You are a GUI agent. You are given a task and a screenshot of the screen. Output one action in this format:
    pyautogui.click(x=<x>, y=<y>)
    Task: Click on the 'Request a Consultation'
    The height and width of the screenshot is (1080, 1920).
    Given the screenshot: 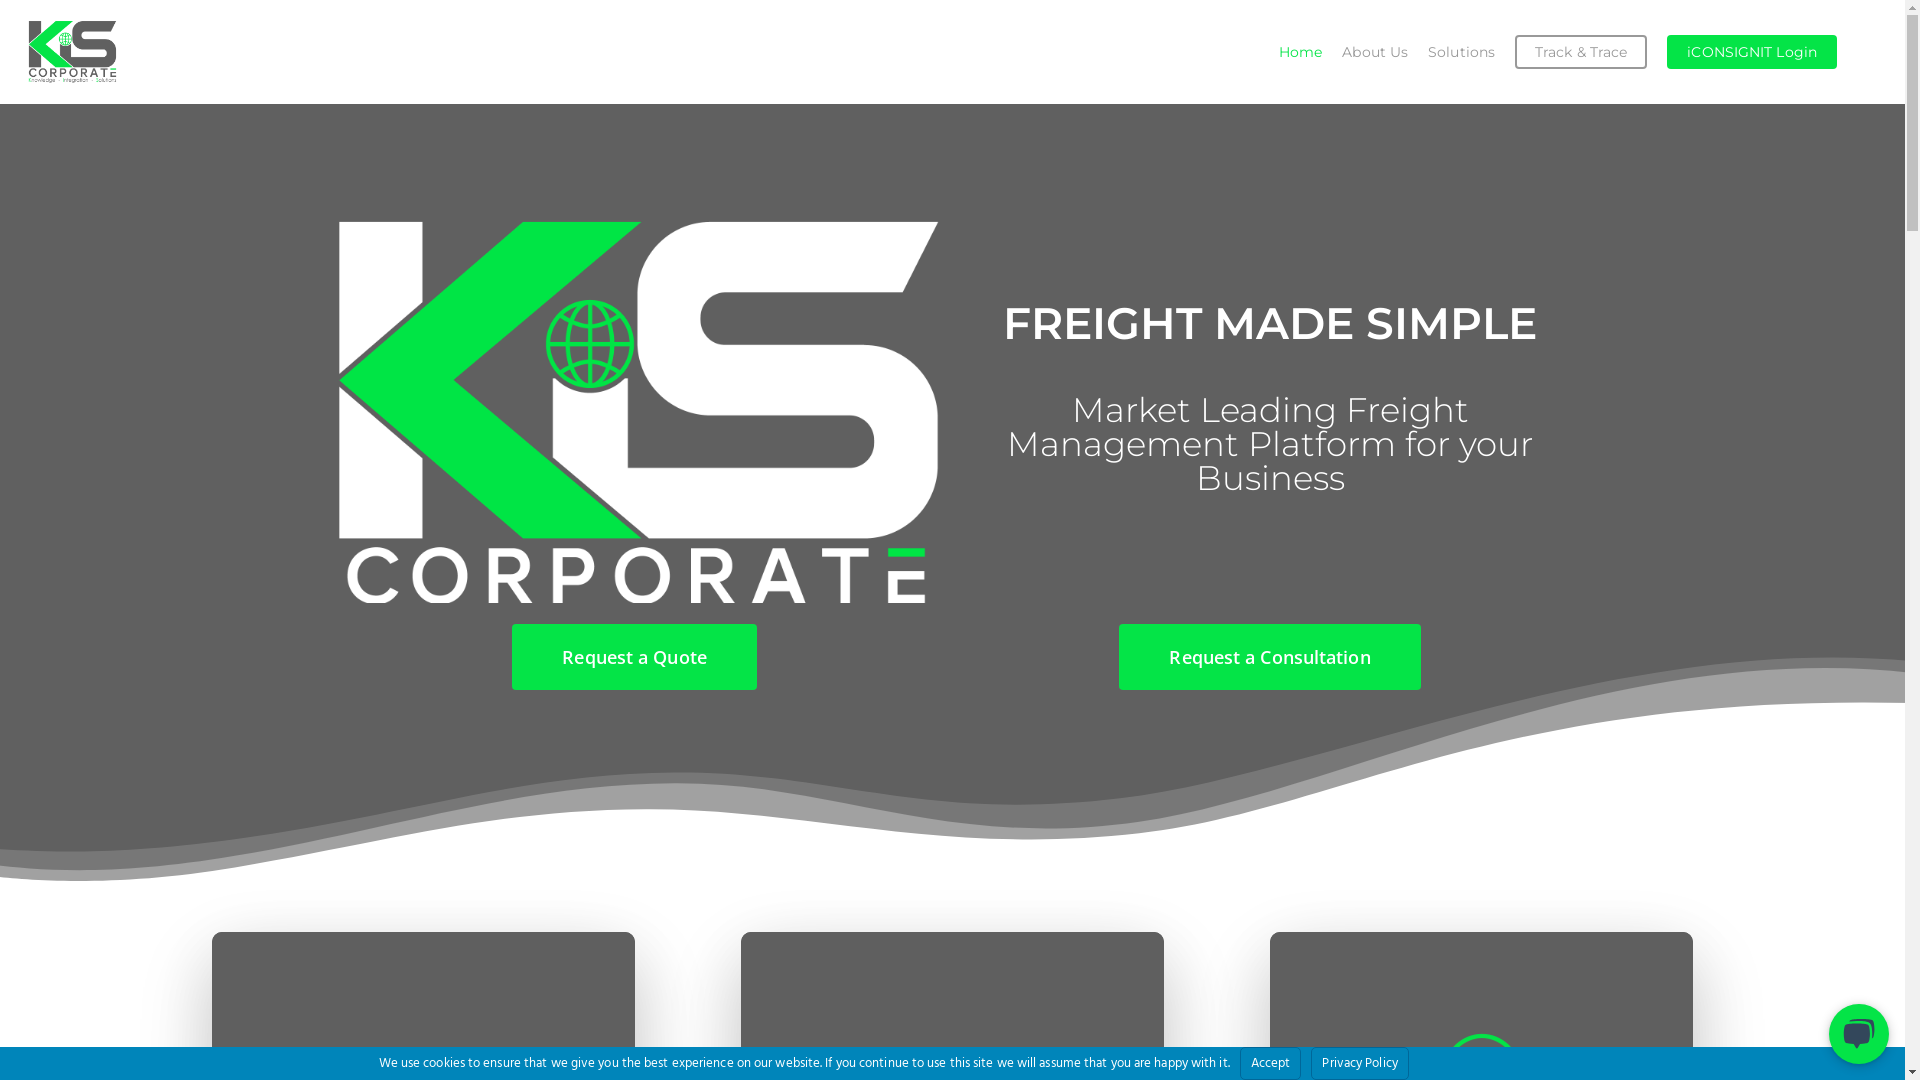 What is the action you would take?
    pyautogui.click(x=1268, y=656)
    